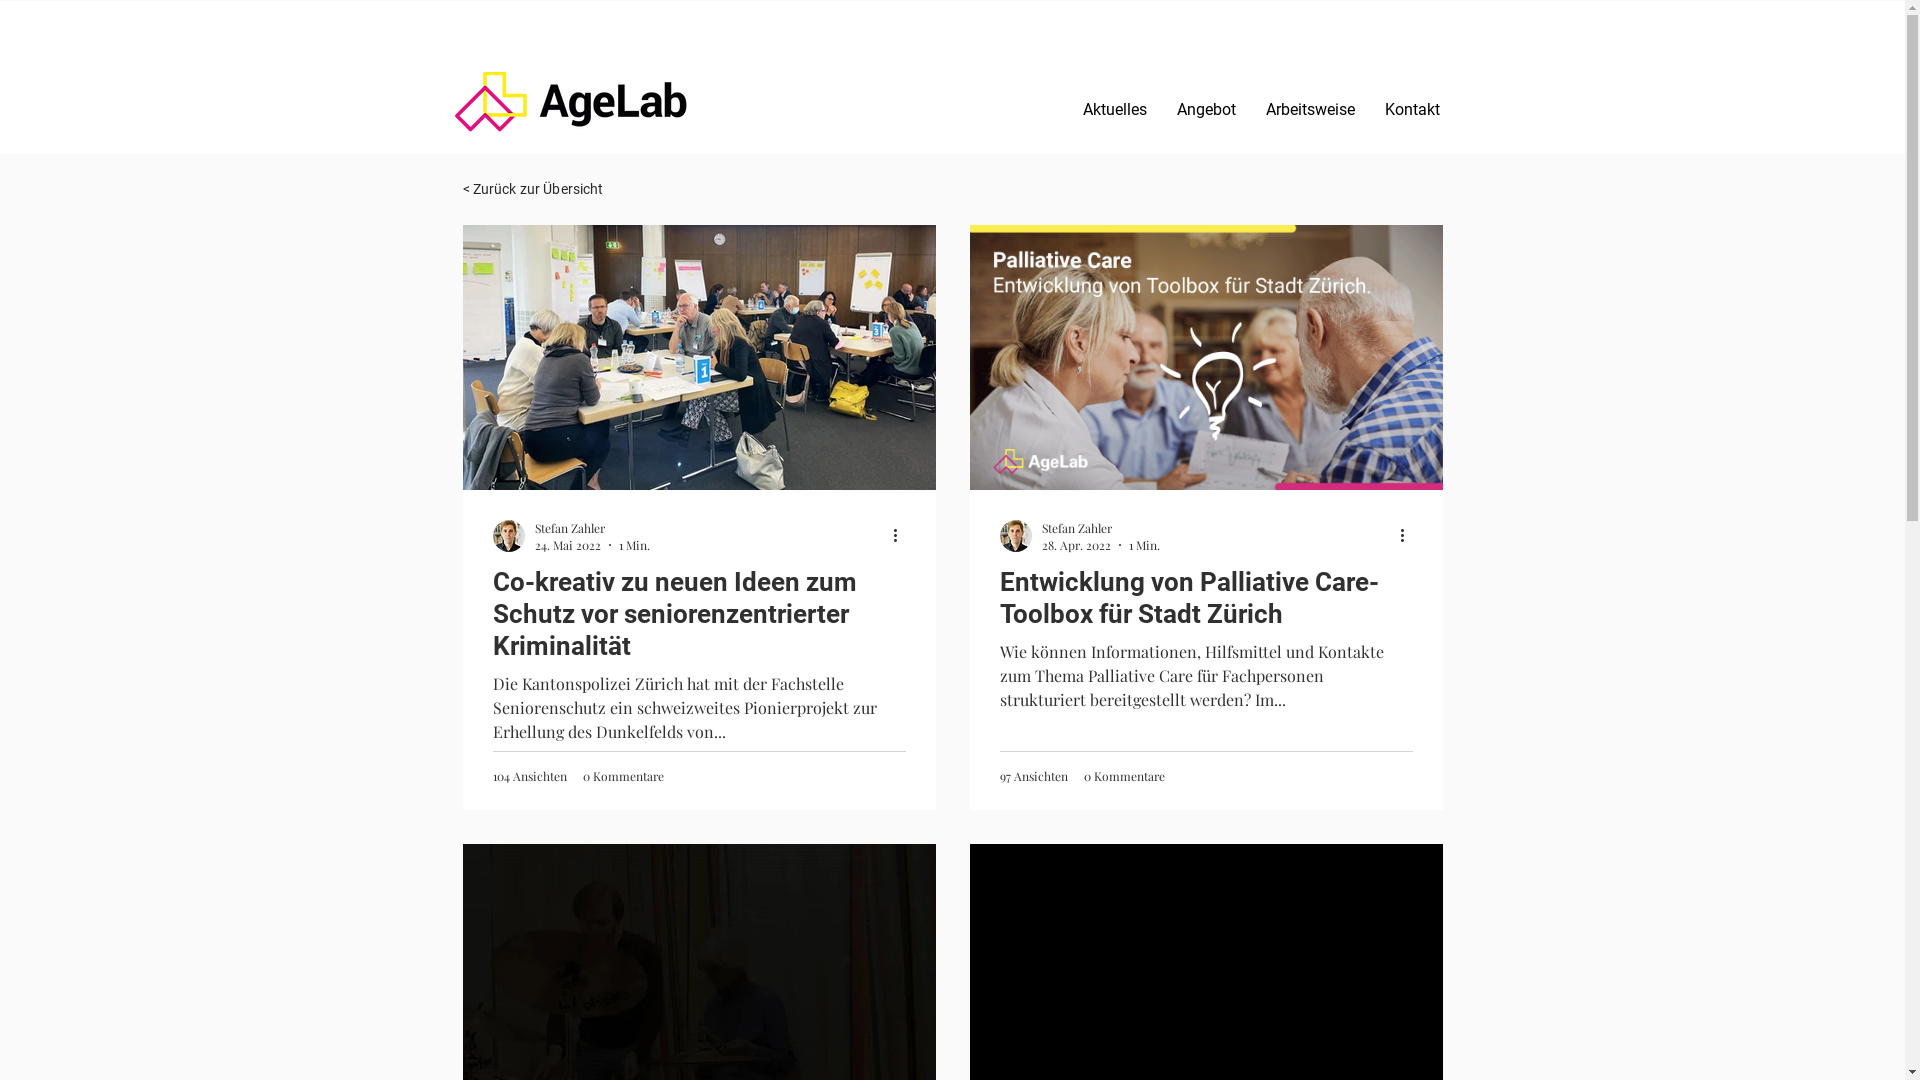 This screenshot has width=1920, height=1080. Describe the element at coordinates (1113, 108) in the screenshot. I see `'Aktuelles'` at that location.